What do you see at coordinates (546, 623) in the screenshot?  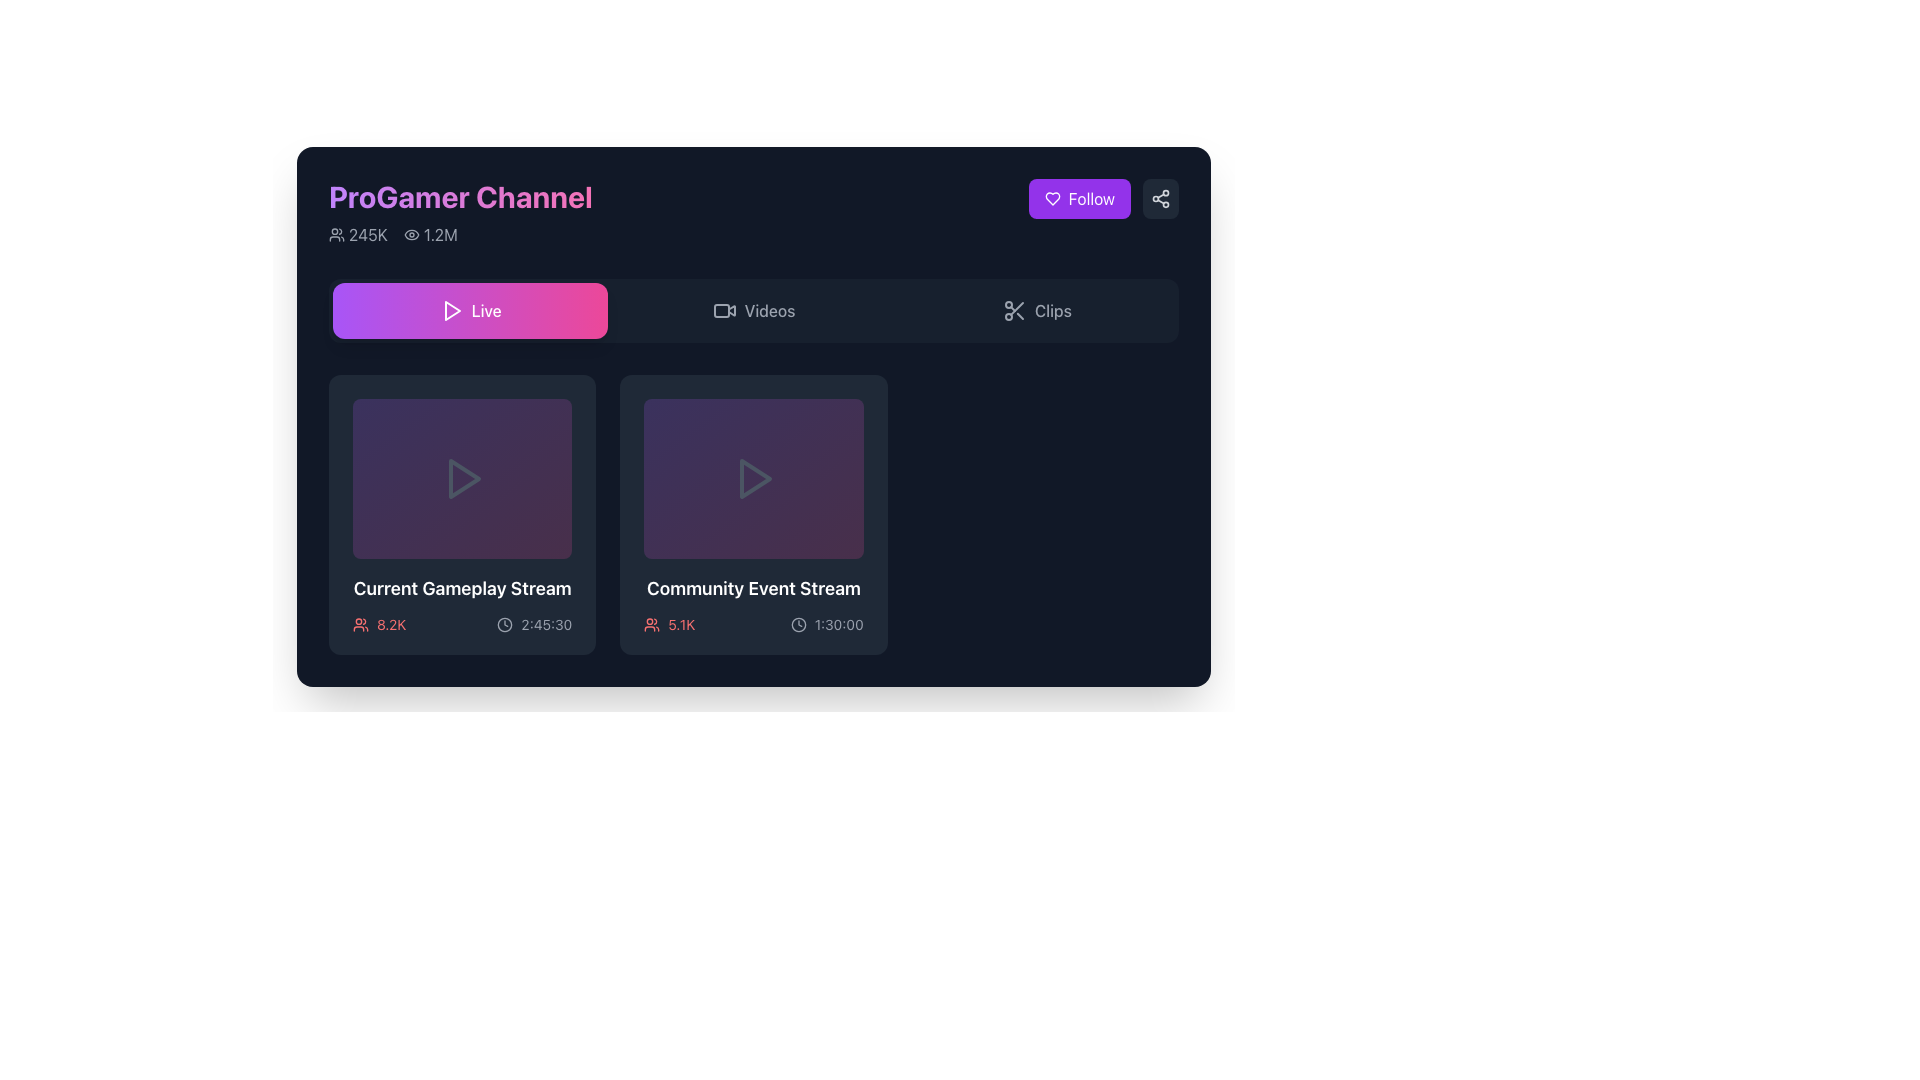 I see `the numerical time display '2:45:30' which is rendered in light gray color against a dark background and is located beneath the 'Current Gameplay Stream' thumbnail` at bounding box center [546, 623].